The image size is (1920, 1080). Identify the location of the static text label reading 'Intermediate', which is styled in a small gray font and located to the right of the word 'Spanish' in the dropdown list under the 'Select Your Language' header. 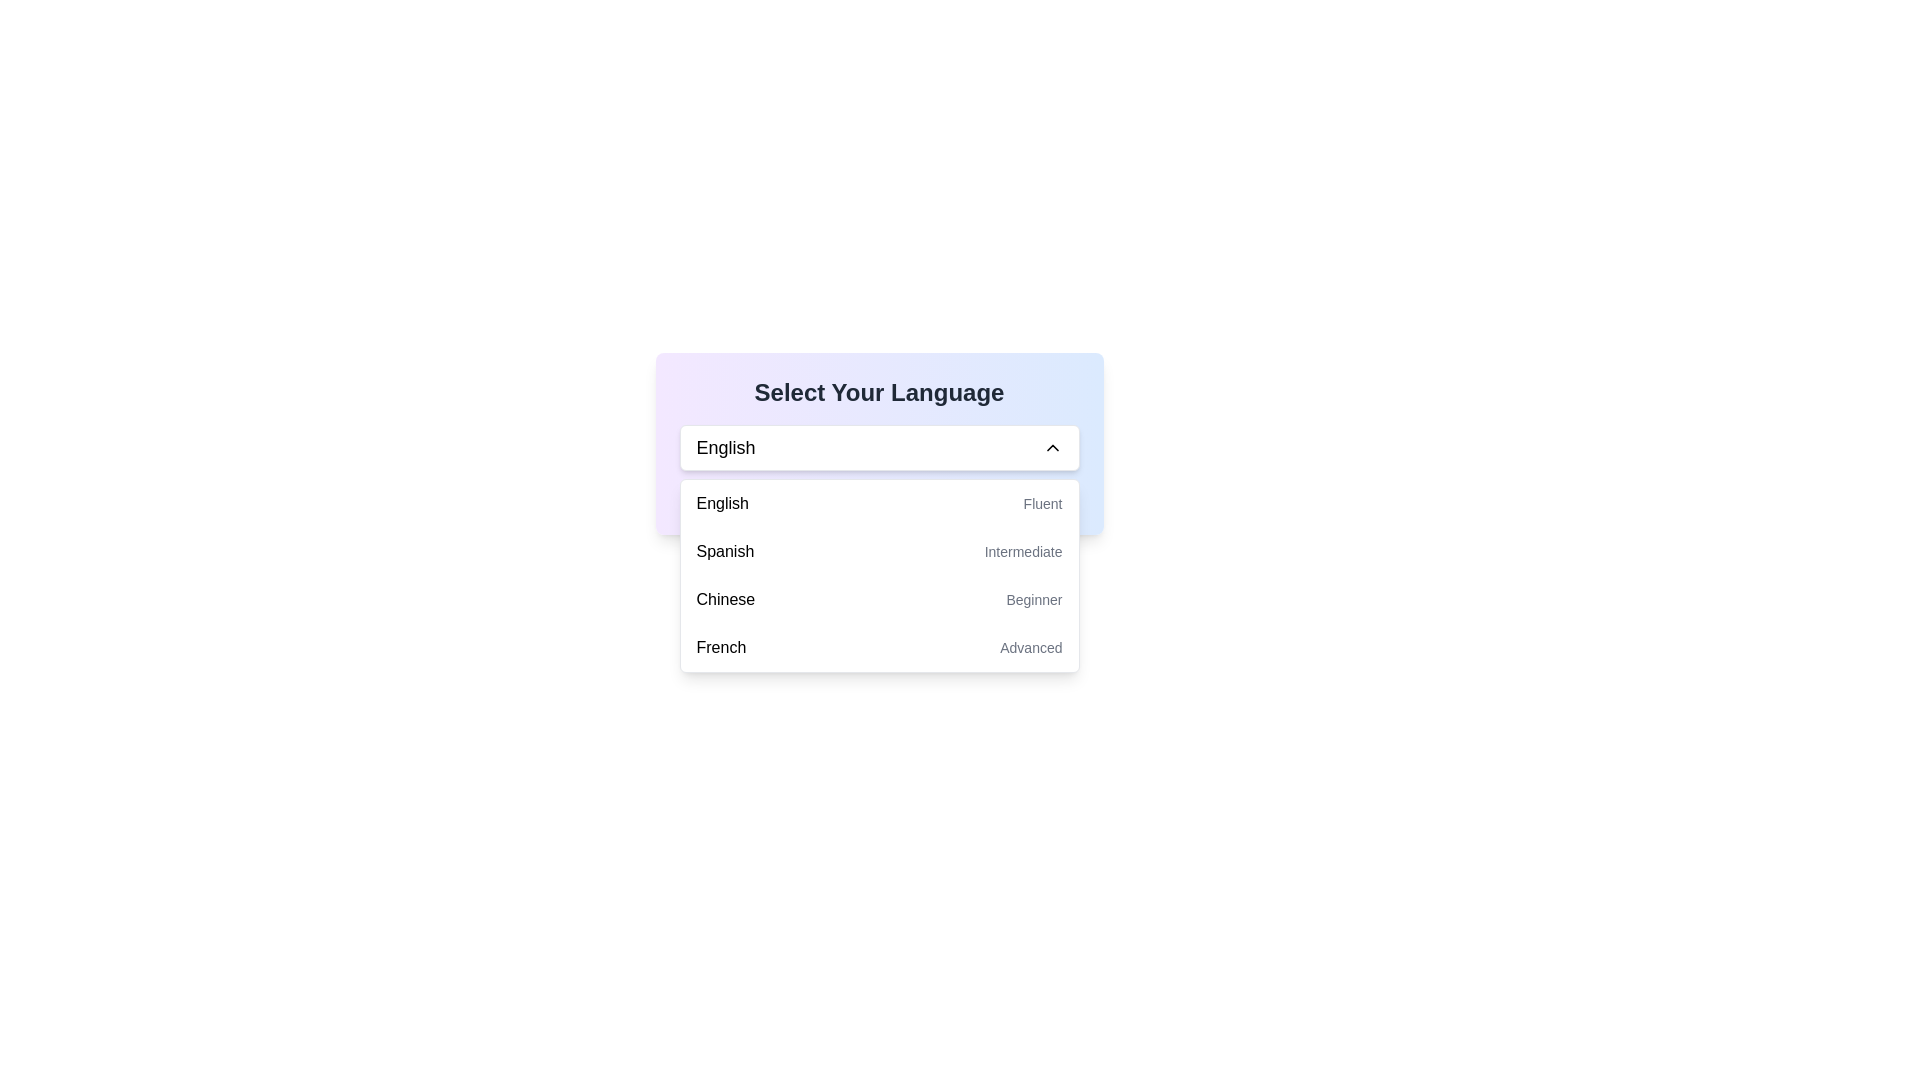
(1023, 551).